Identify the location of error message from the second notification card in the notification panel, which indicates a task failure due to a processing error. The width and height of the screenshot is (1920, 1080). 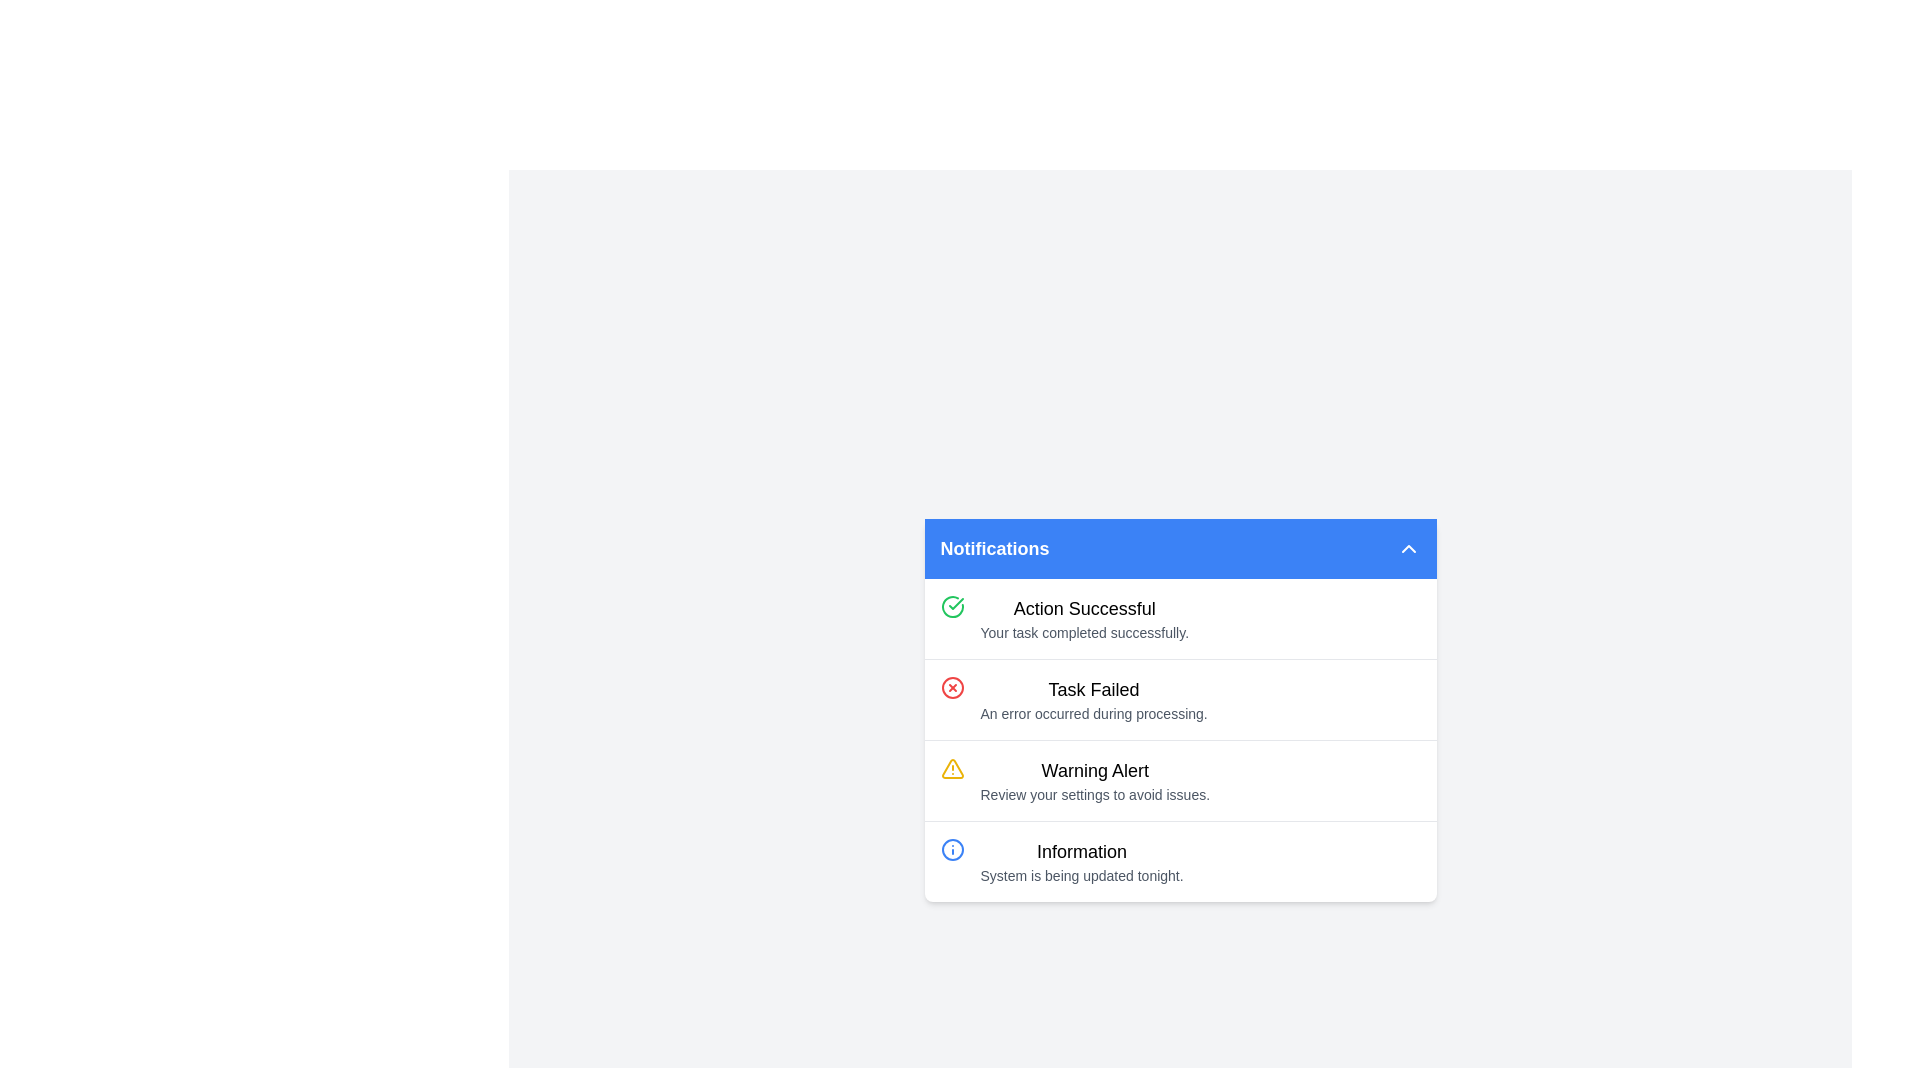
(1093, 698).